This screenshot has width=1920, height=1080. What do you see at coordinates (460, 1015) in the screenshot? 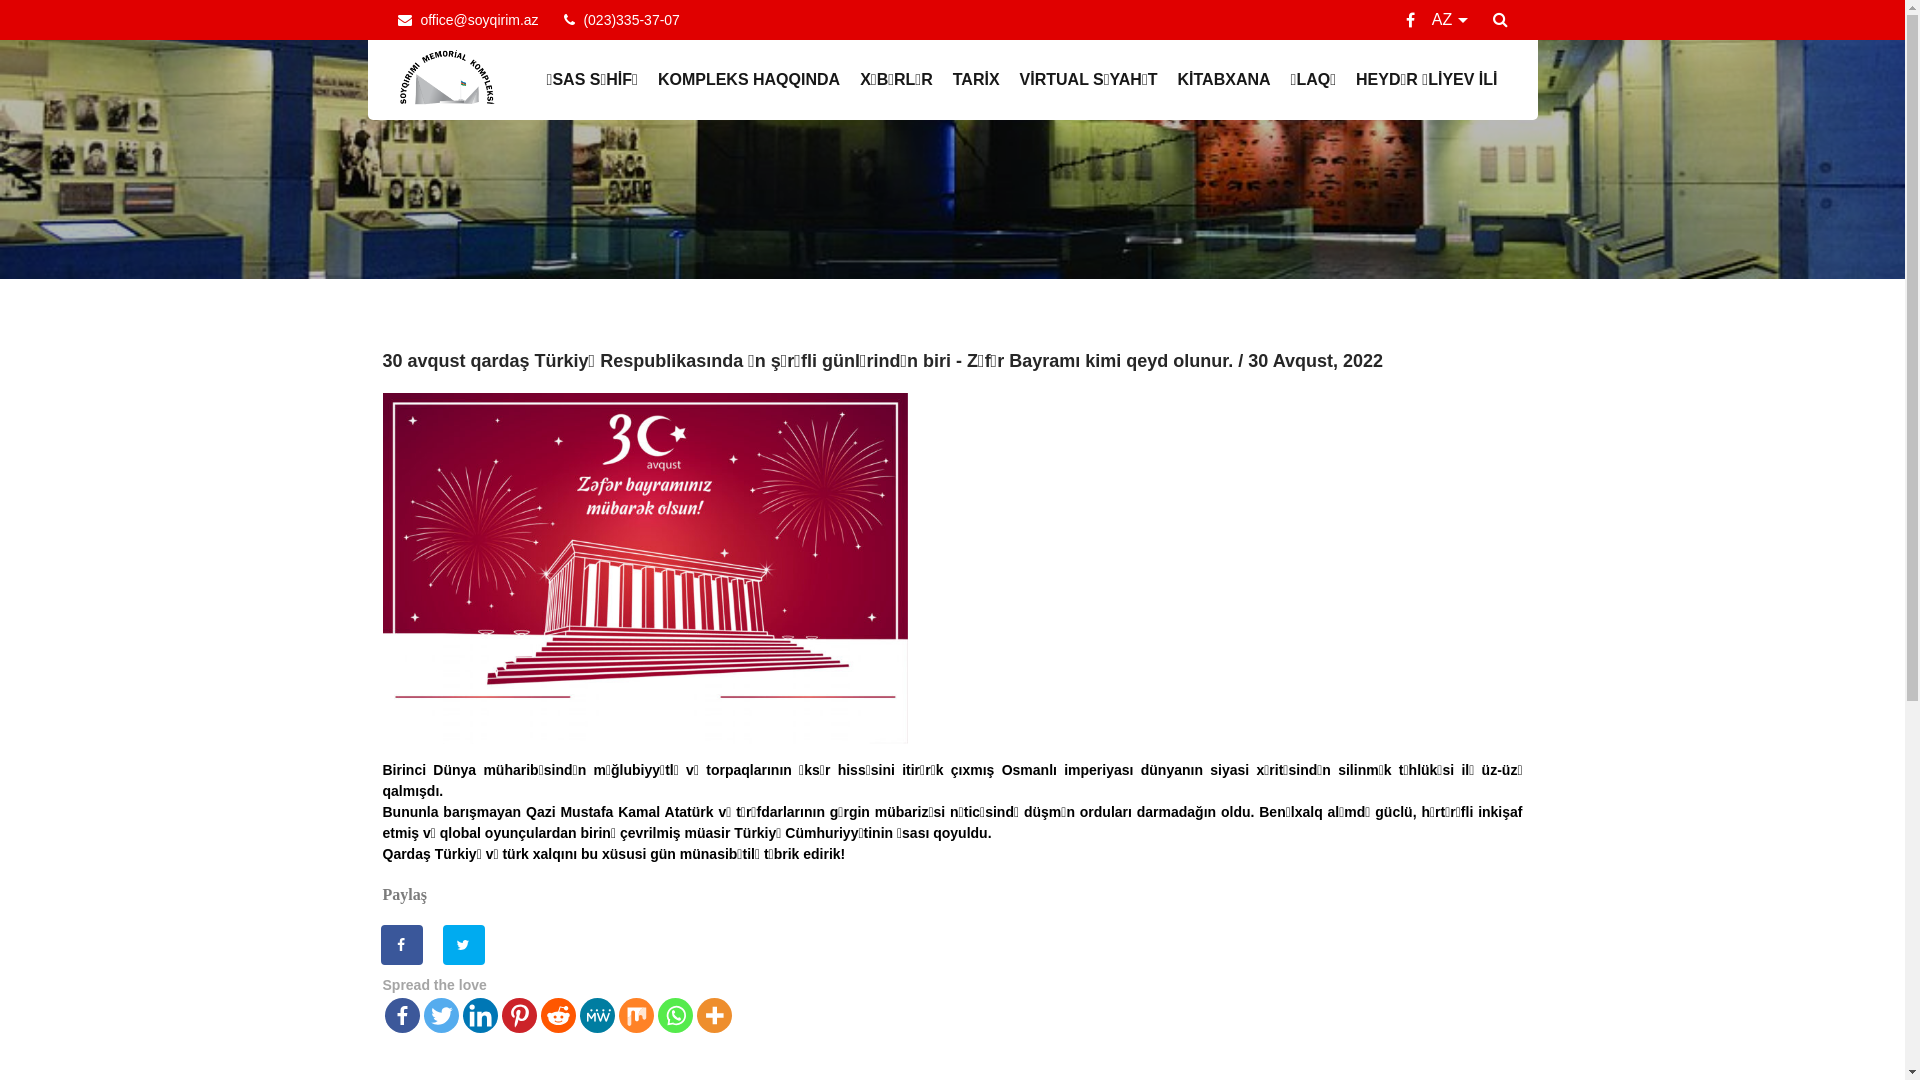
I see `'Linkedin'` at bounding box center [460, 1015].